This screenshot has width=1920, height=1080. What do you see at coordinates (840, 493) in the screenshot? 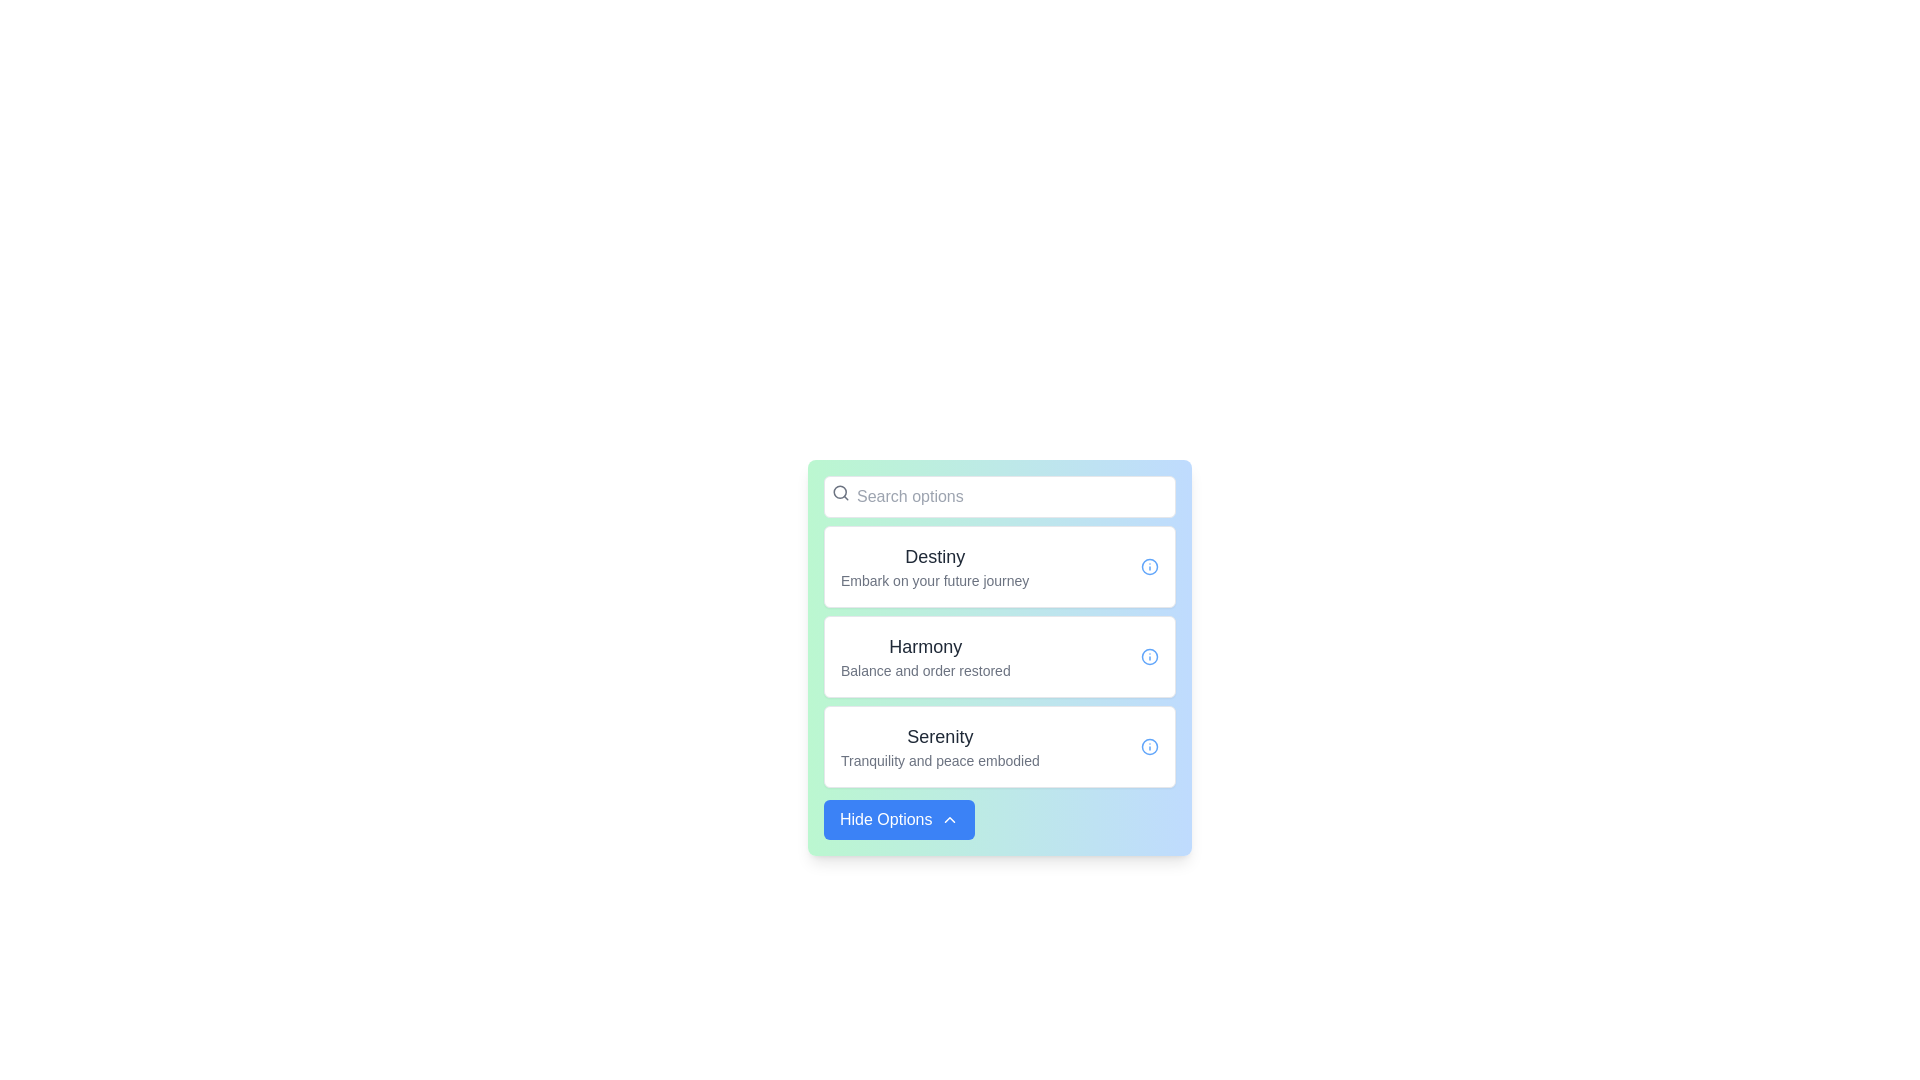
I see `the search icon located at the top-left inside the search box, which indicates the search functionality adjacent to the input field with the placeholder text 'Search options'` at bounding box center [840, 493].